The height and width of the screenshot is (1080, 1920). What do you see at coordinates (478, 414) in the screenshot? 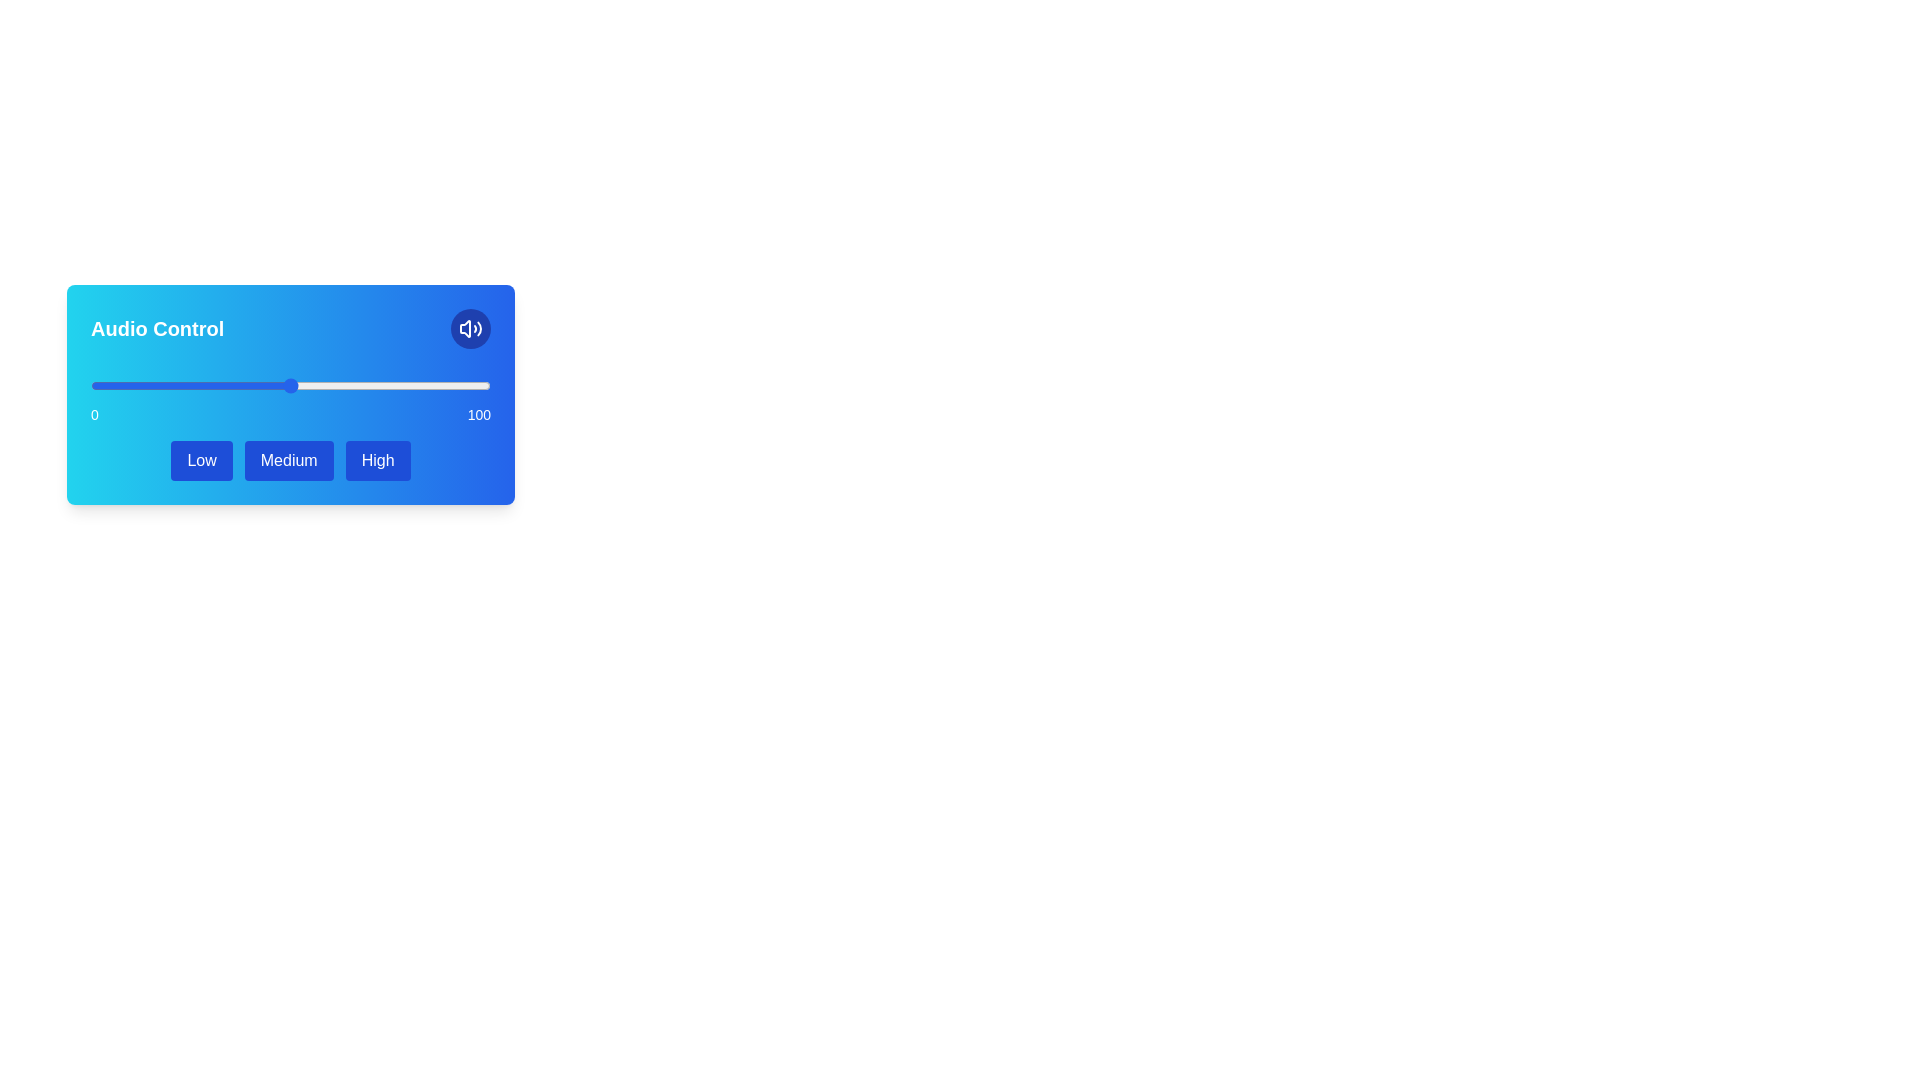
I see `the text label displaying '100', which is styled with white text on a blue background and positioned at the rightmost side of the audio control interface` at bounding box center [478, 414].